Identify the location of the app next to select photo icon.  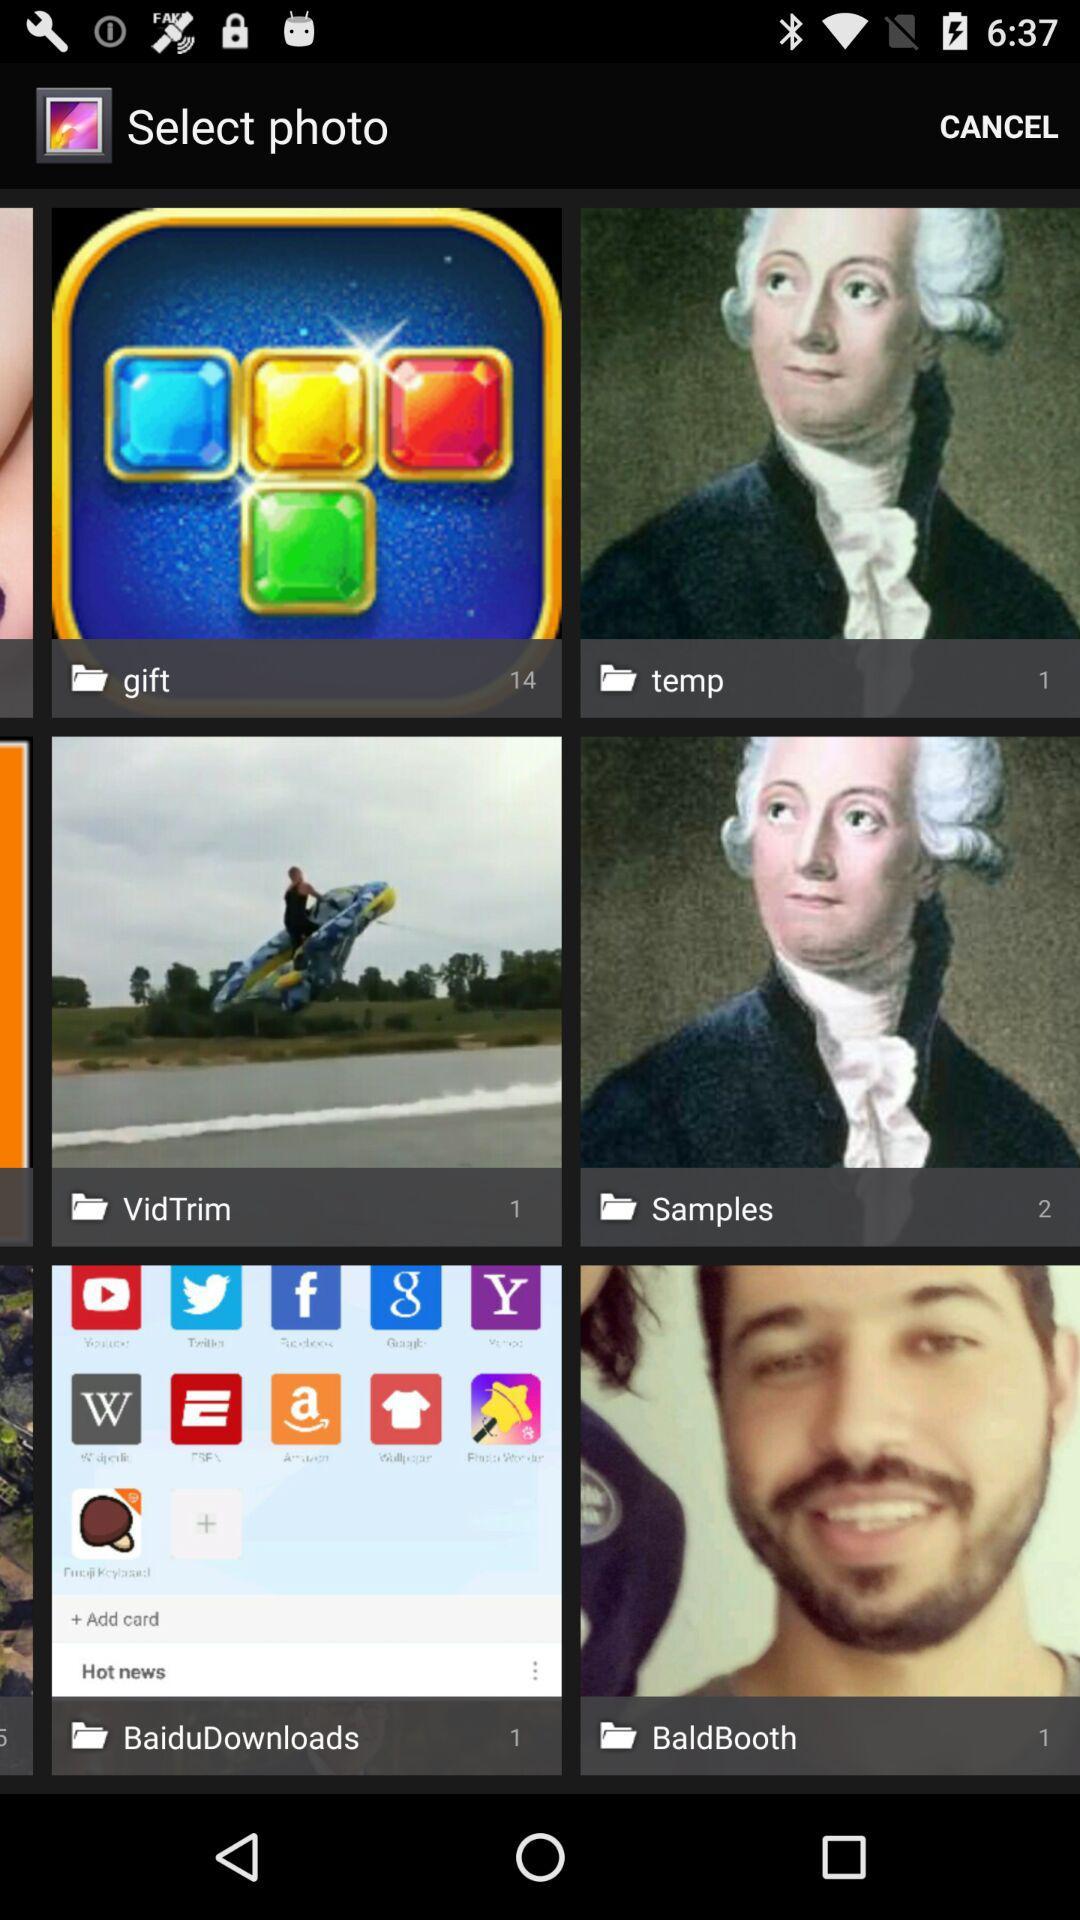
(999, 124).